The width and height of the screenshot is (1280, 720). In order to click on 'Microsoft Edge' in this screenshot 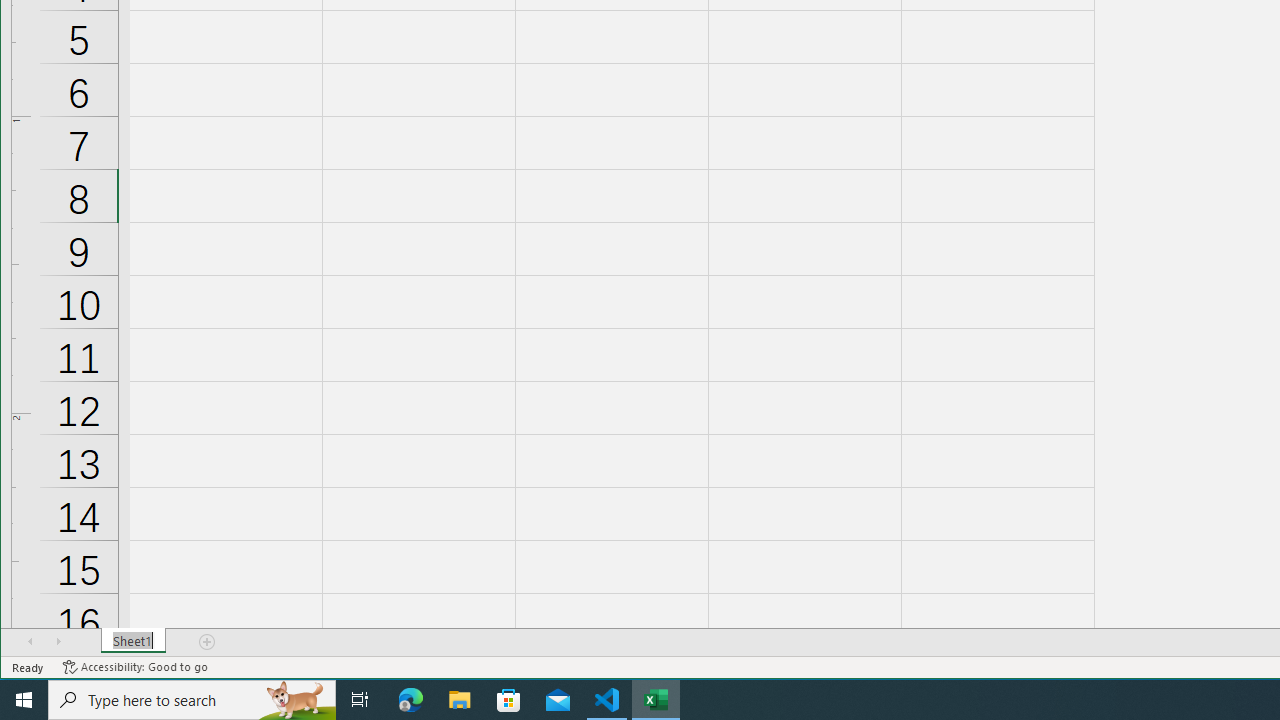, I will do `click(410, 698)`.